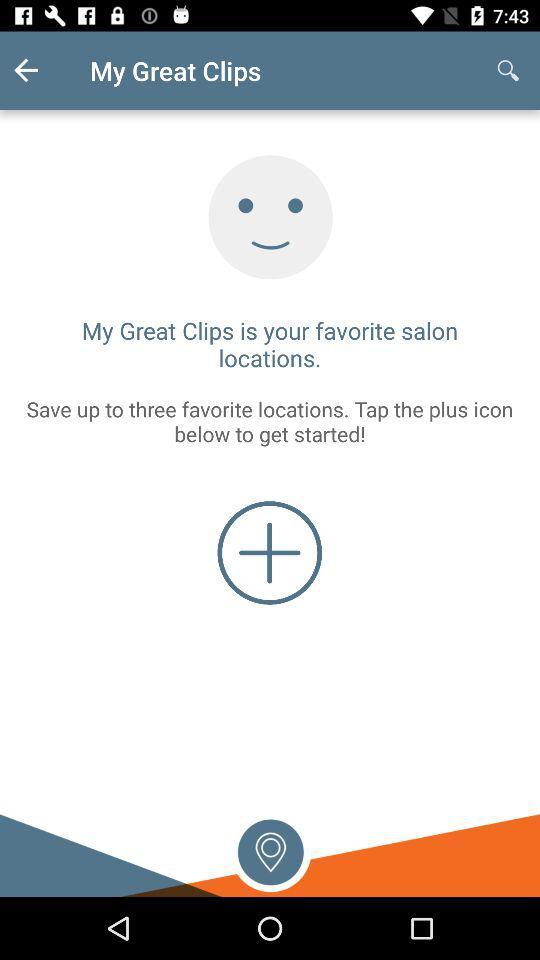 This screenshot has width=540, height=960. What do you see at coordinates (270, 849) in the screenshot?
I see `choose locations` at bounding box center [270, 849].